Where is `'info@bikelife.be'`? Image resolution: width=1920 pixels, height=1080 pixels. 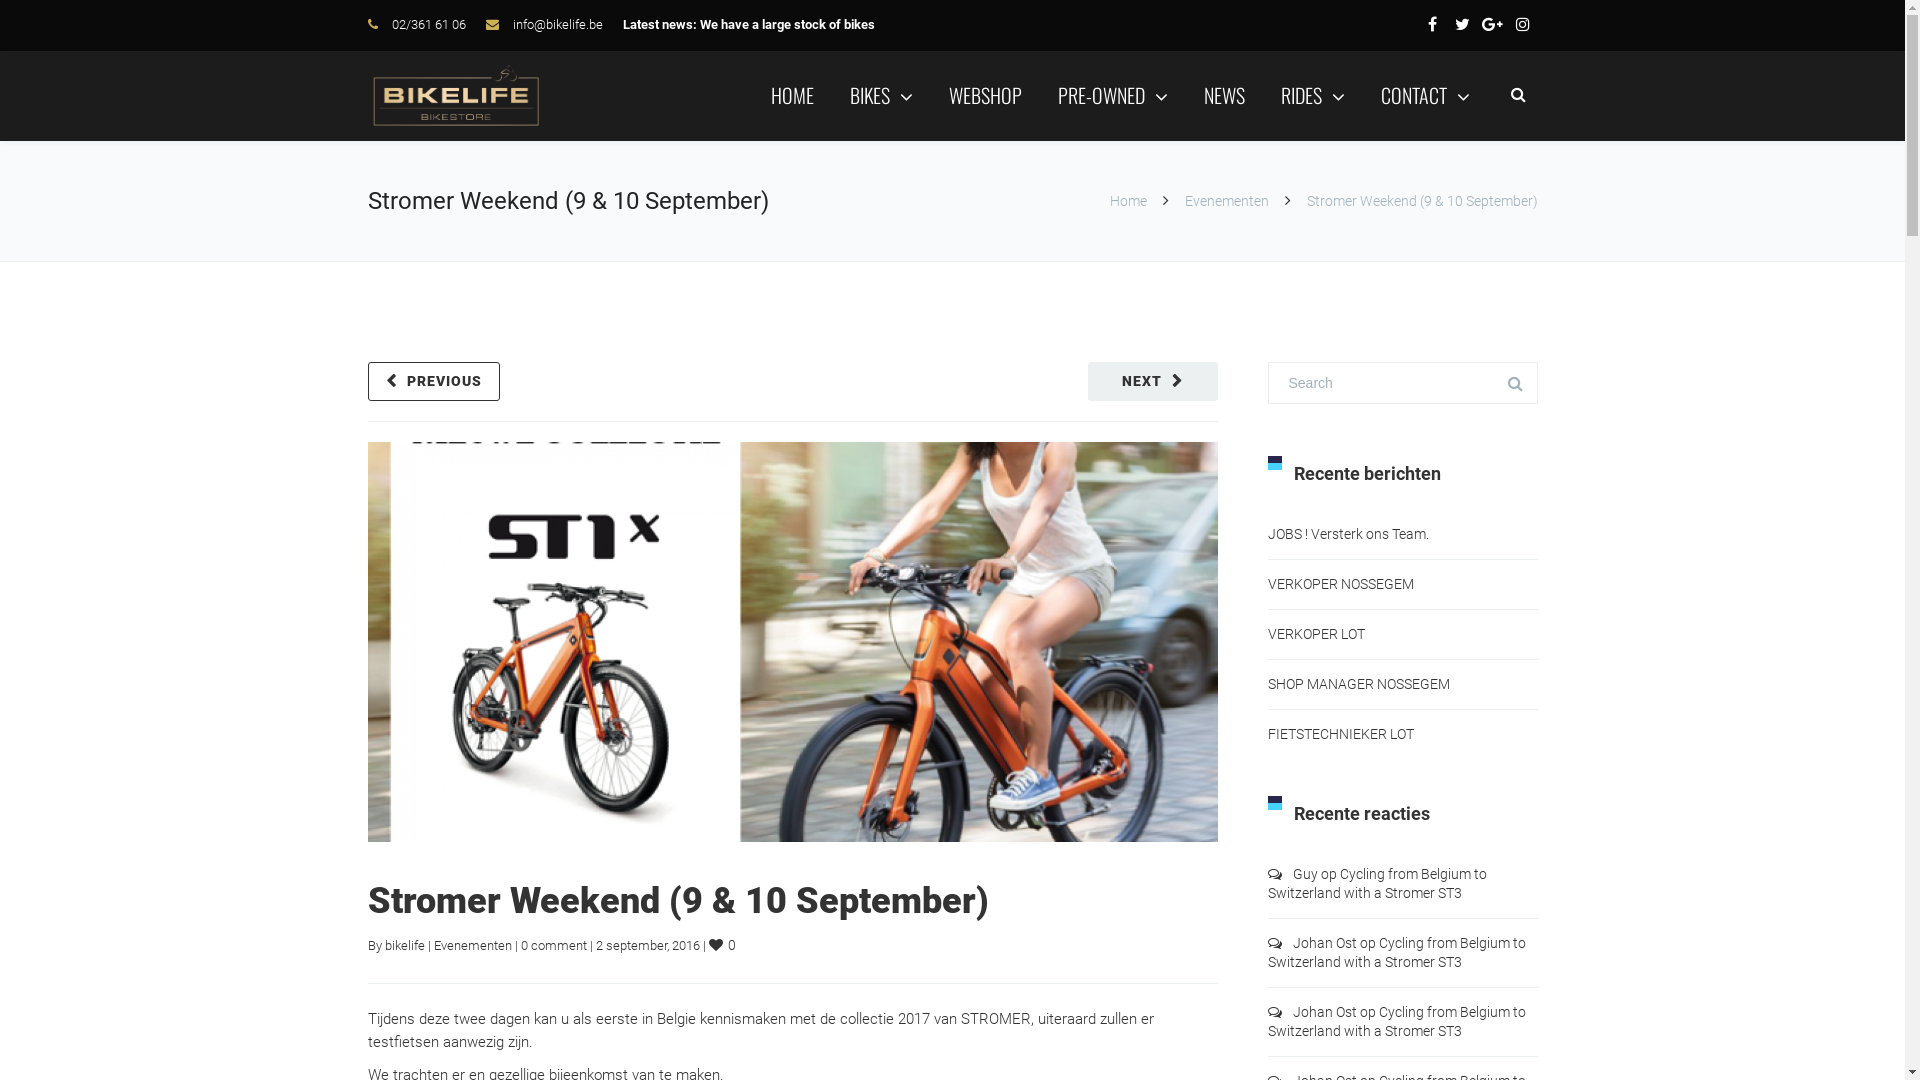 'info@bikelife.be' is located at coordinates (512, 24).